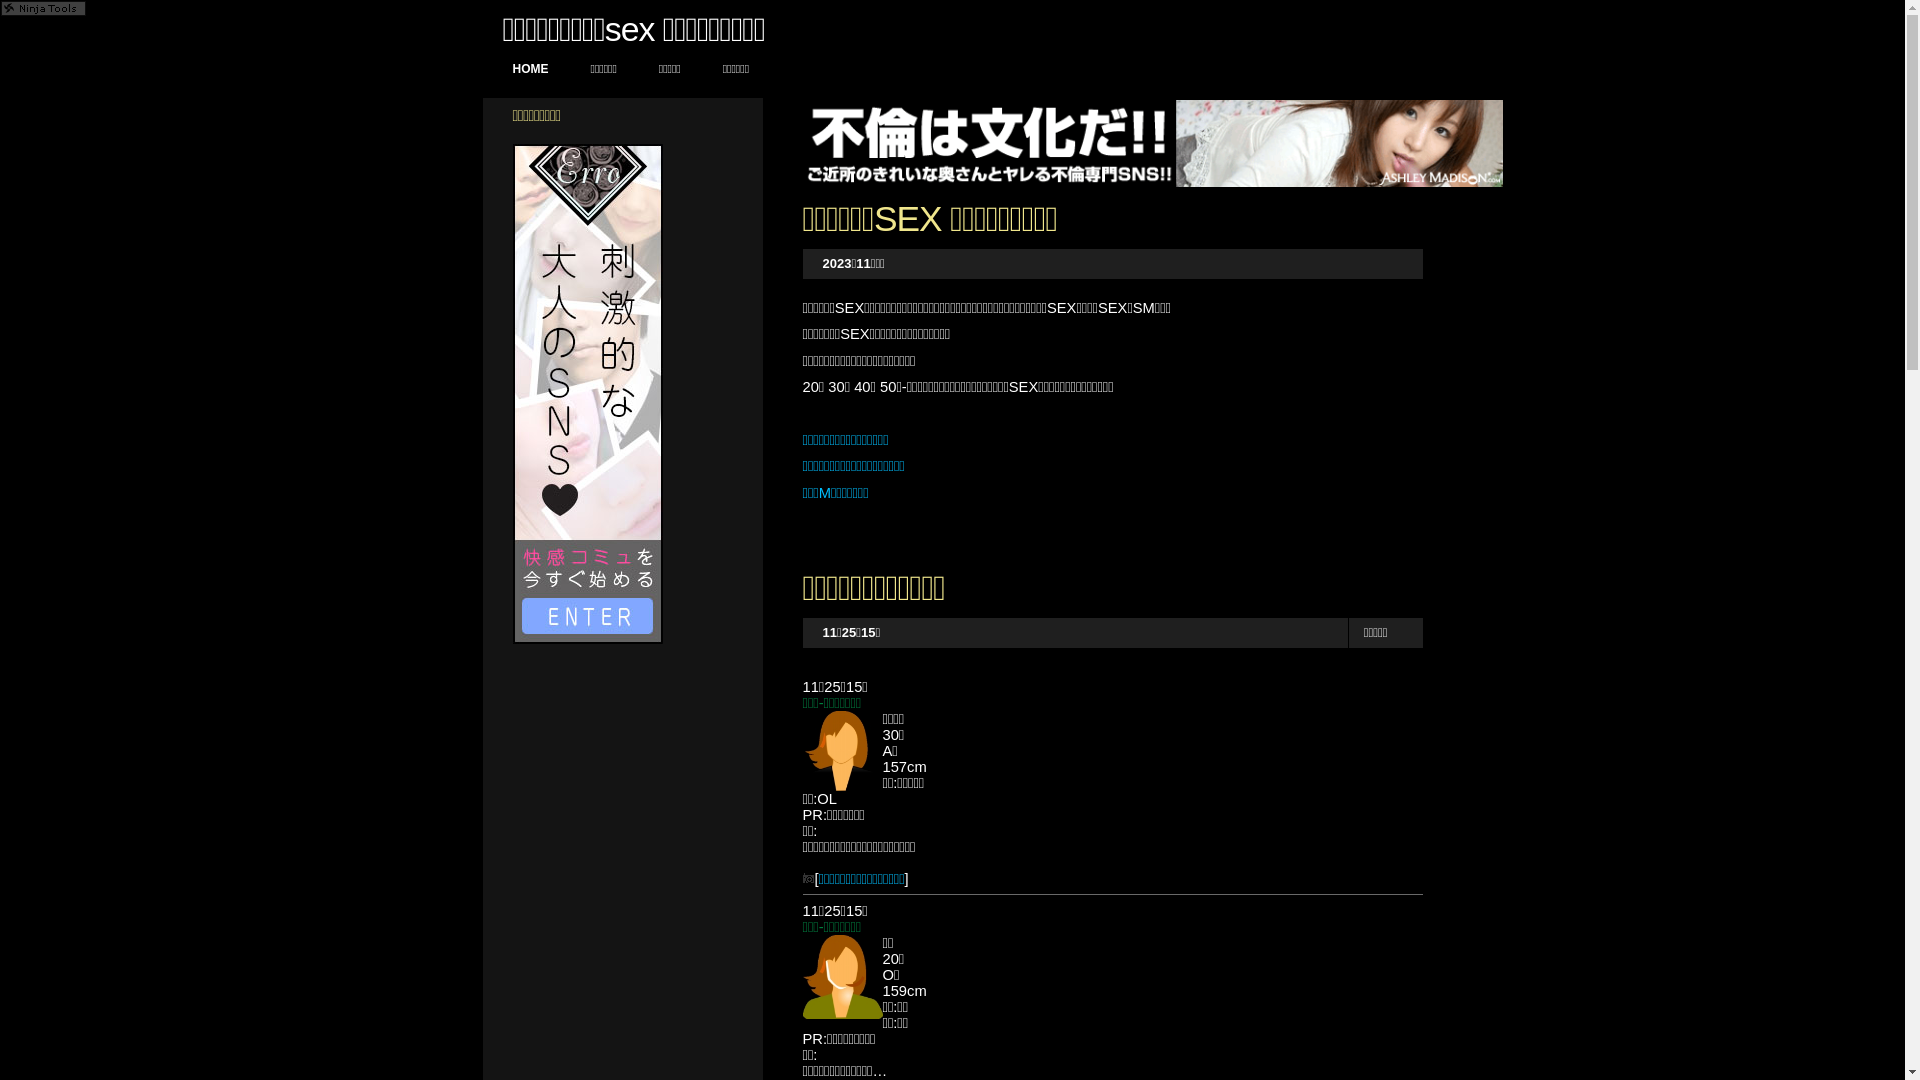 This screenshot has height=1080, width=1920. I want to click on 'HOME', so click(491, 68).